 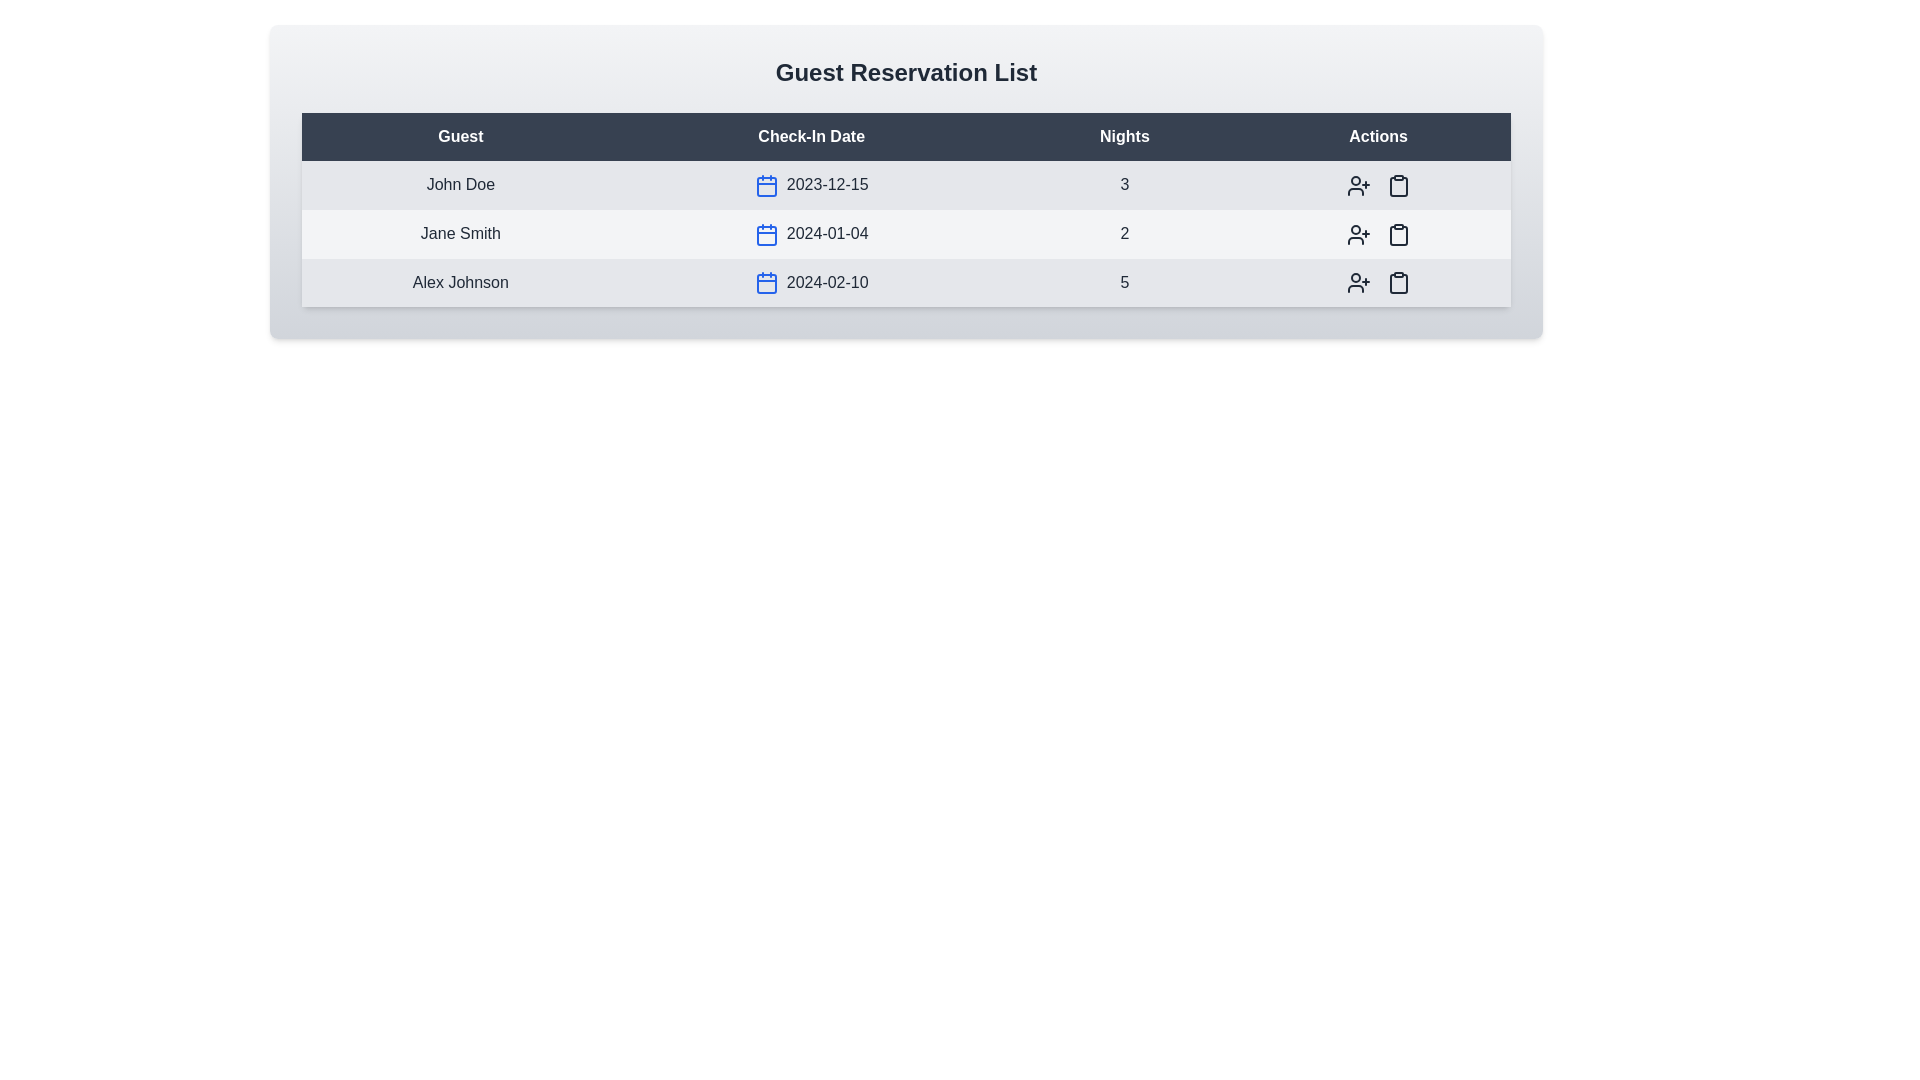 I want to click on the clipboard-related SVG icon located in the 'Actions' column of the first row in the guest reservation list interface, so click(x=1397, y=185).